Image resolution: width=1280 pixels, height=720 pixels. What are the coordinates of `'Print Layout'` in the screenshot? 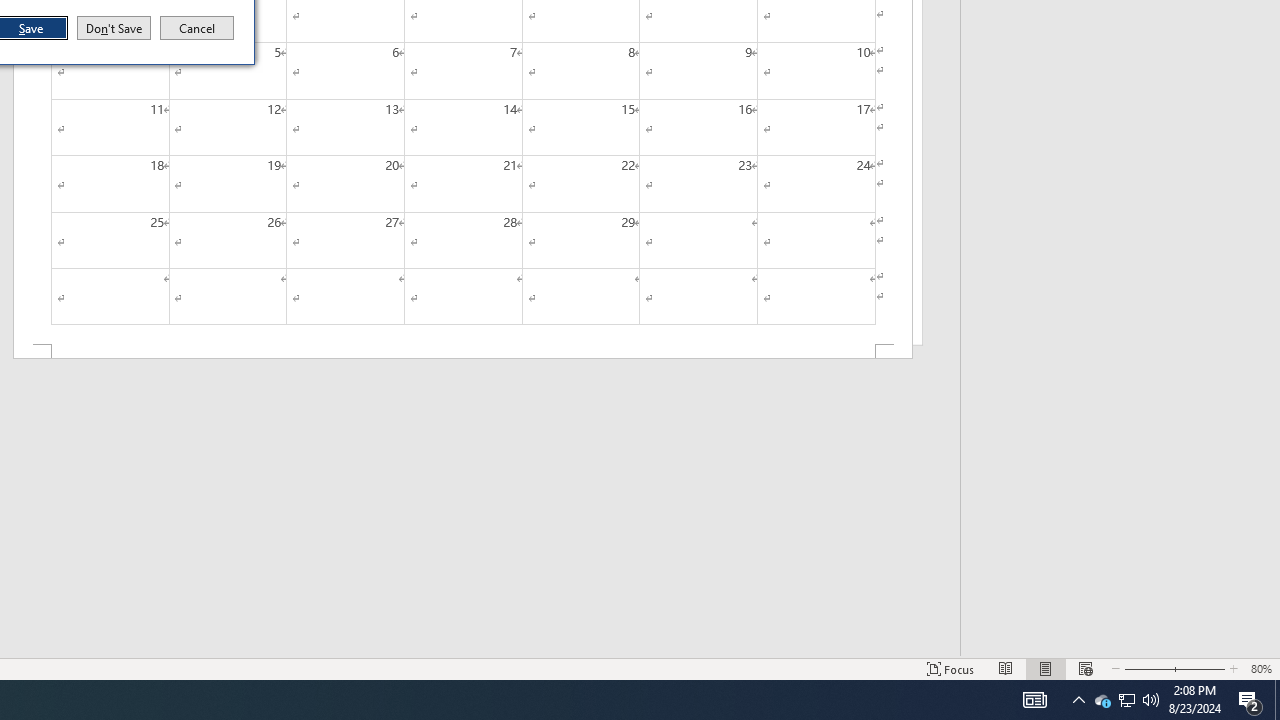 It's located at (1045, 669).